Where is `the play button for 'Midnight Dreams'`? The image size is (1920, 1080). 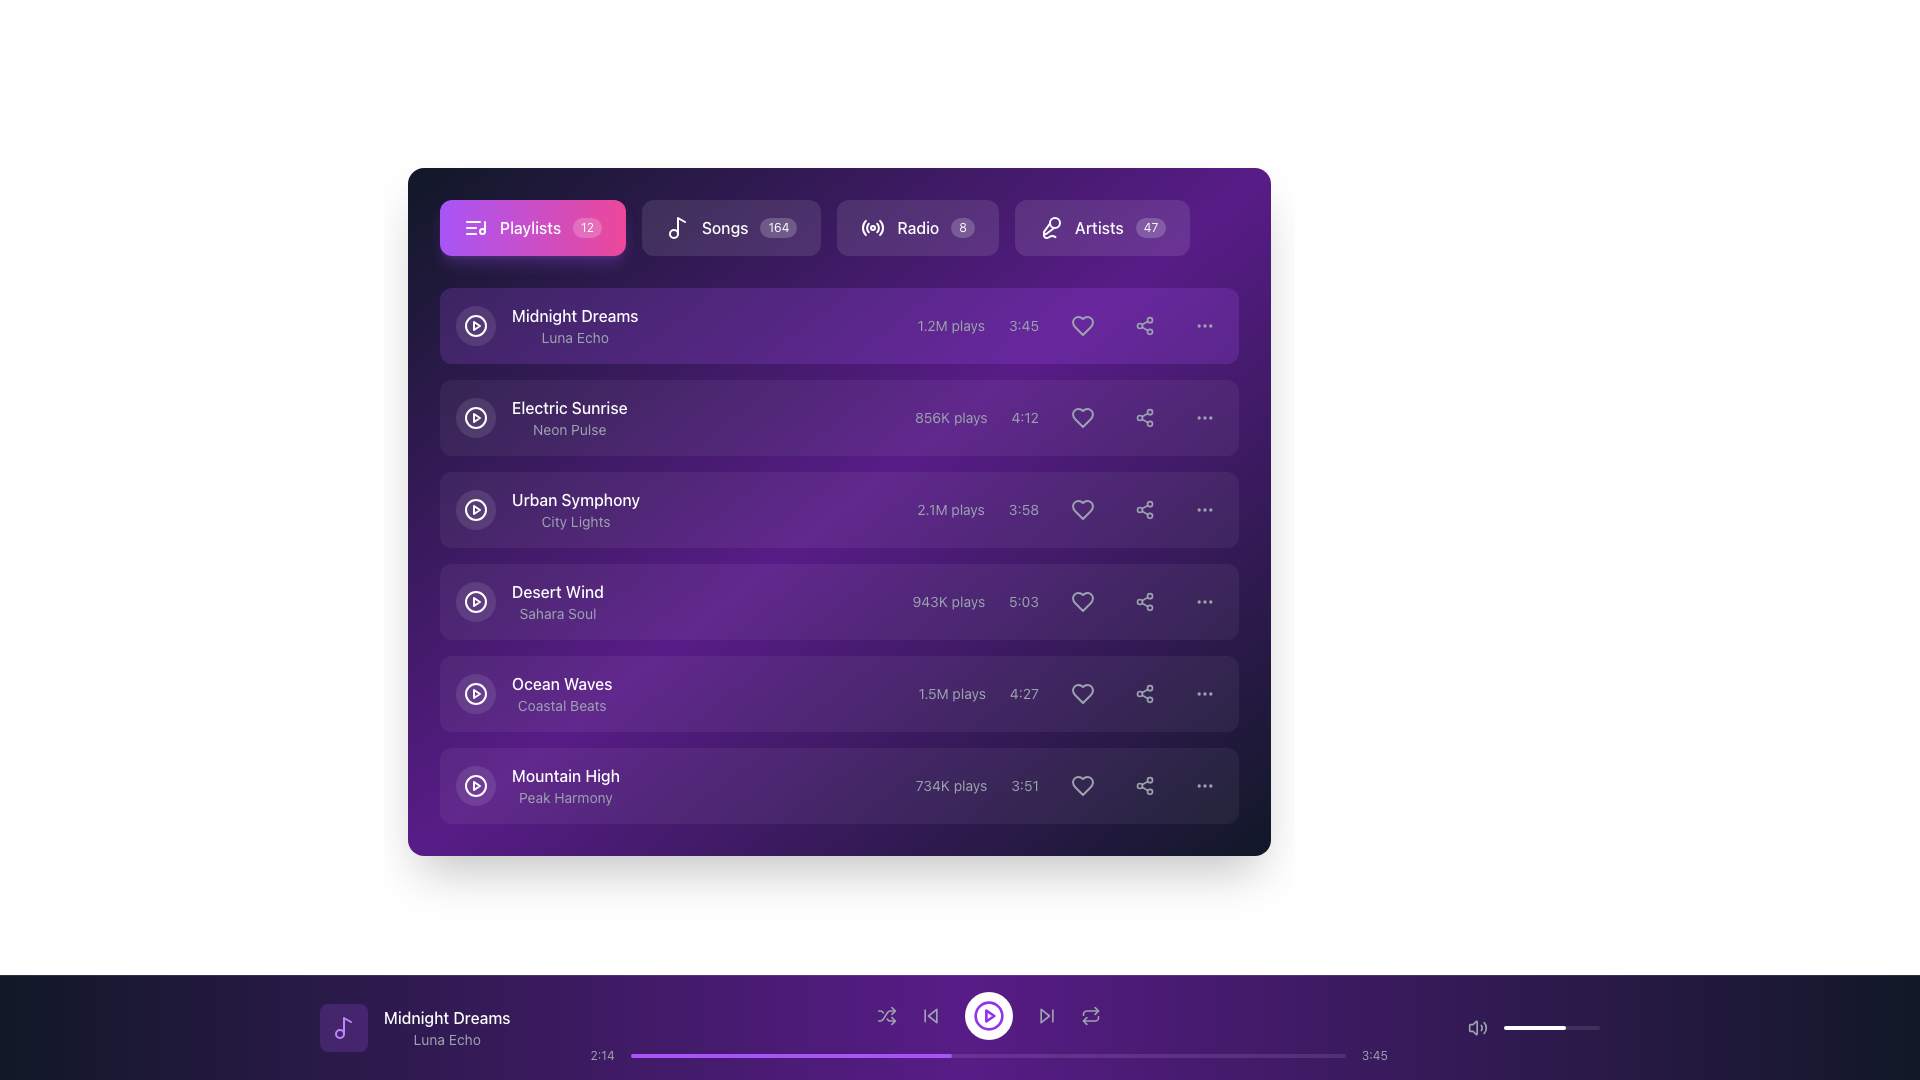 the play button for 'Midnight Dreams' is located at coordinates (474, 325).